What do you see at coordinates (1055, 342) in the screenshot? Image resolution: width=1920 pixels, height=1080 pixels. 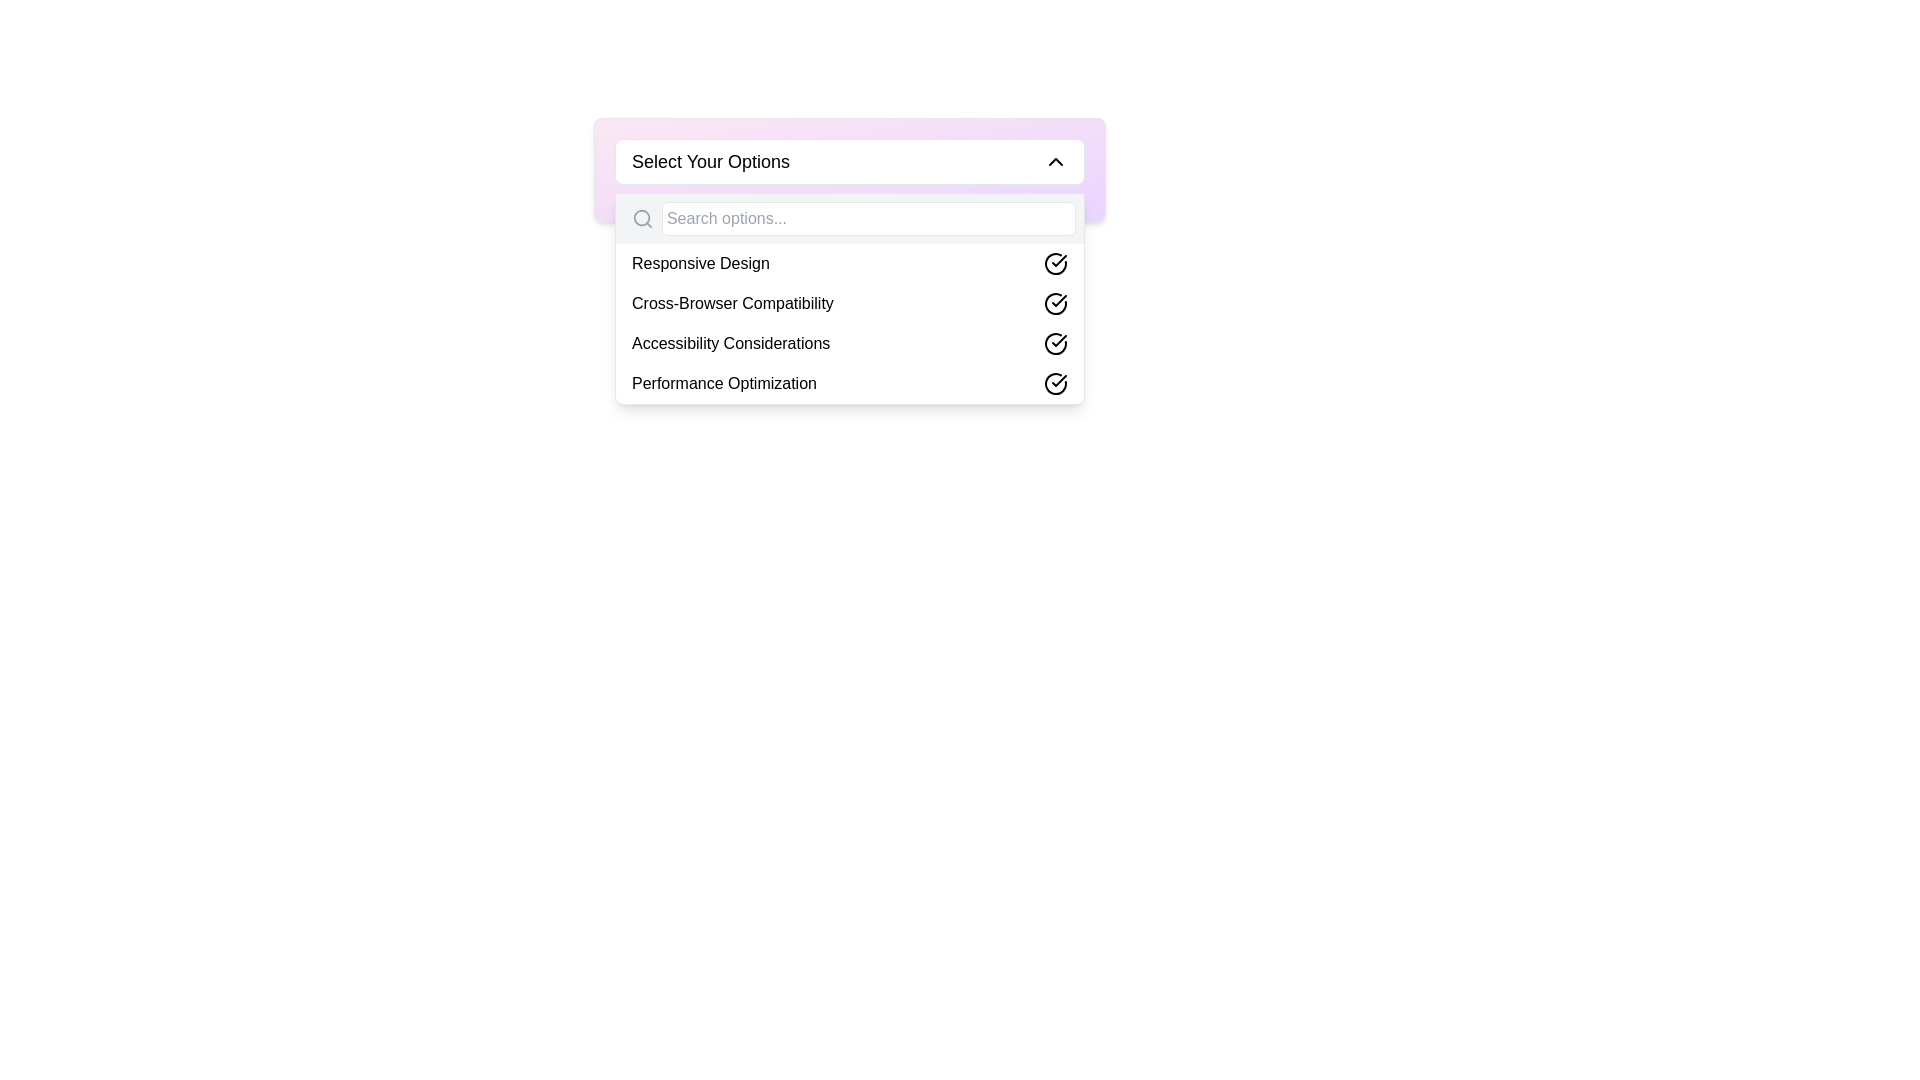 I see `the icon indicating the selection state of the 'Accessibility Considerations' option` at bounding box center [1055, 342].